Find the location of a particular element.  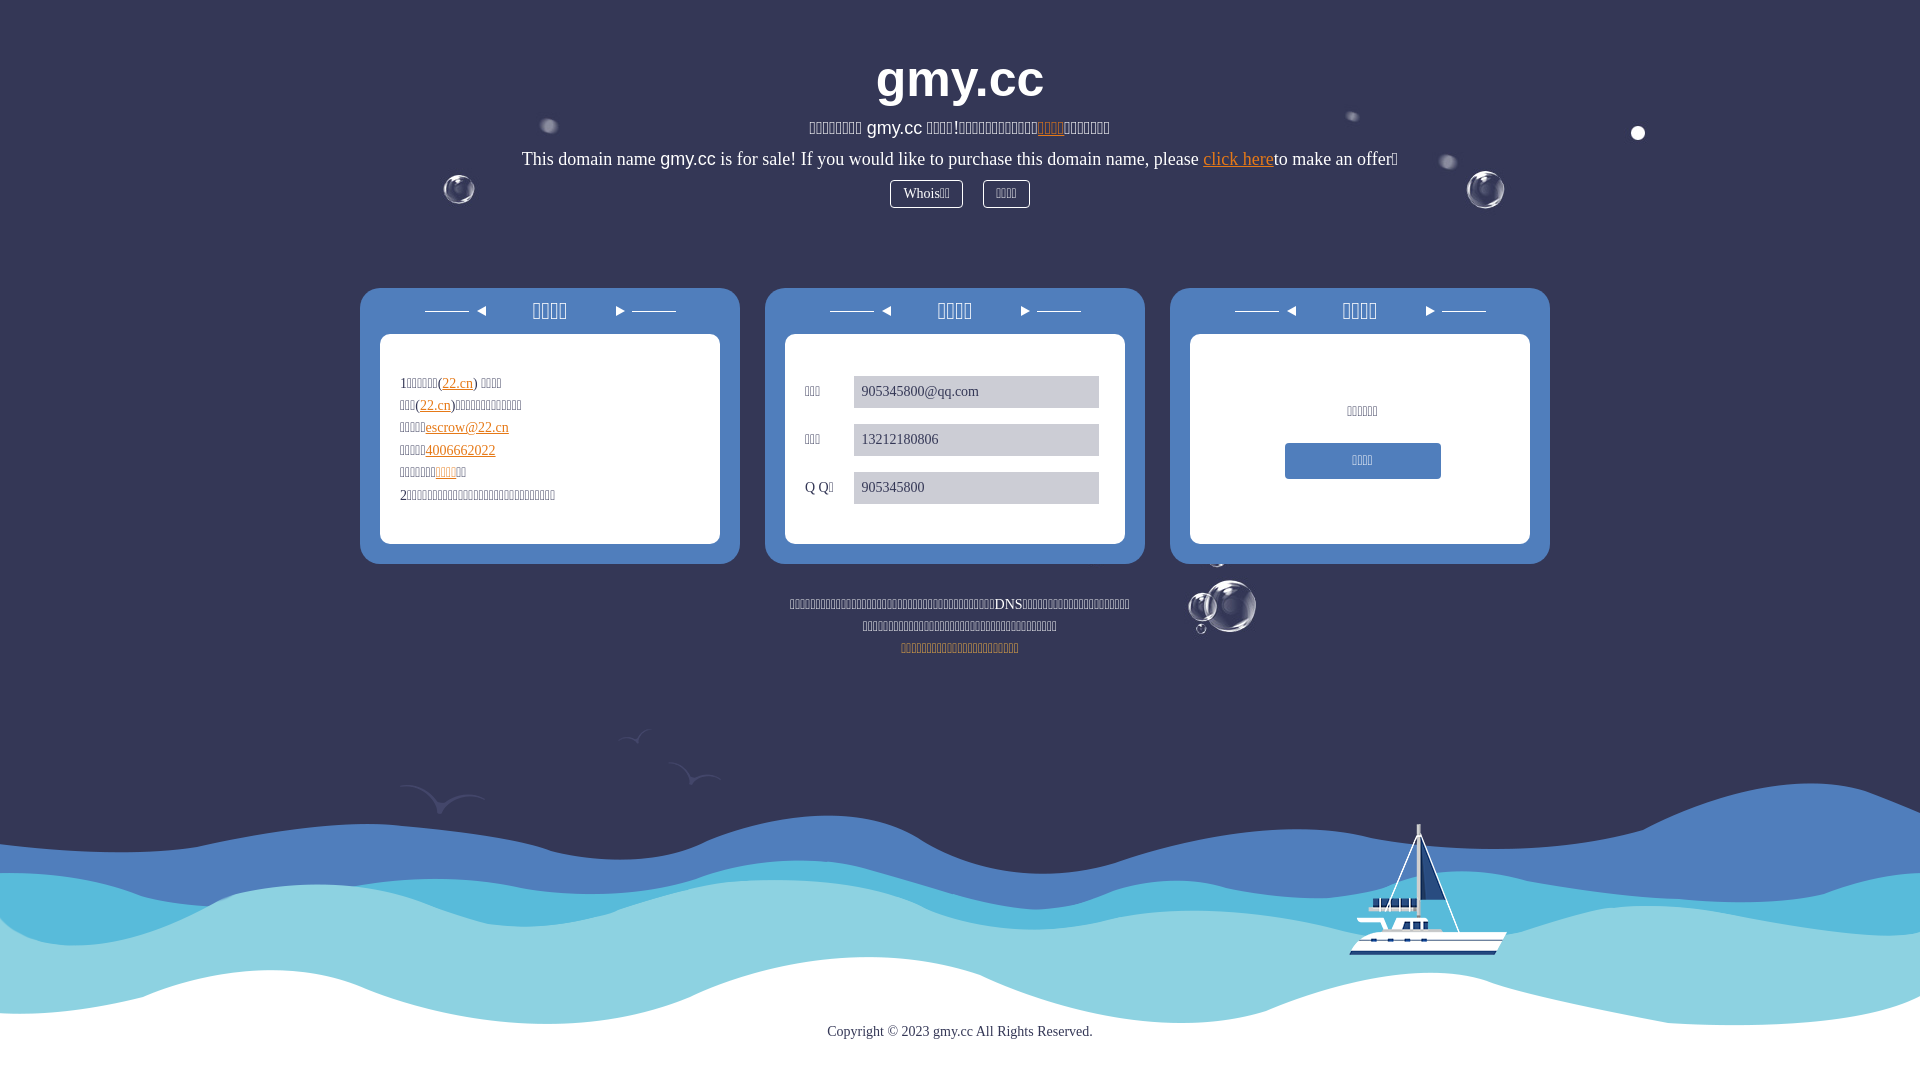

'4006662022' is located at coordinates (459, 450).